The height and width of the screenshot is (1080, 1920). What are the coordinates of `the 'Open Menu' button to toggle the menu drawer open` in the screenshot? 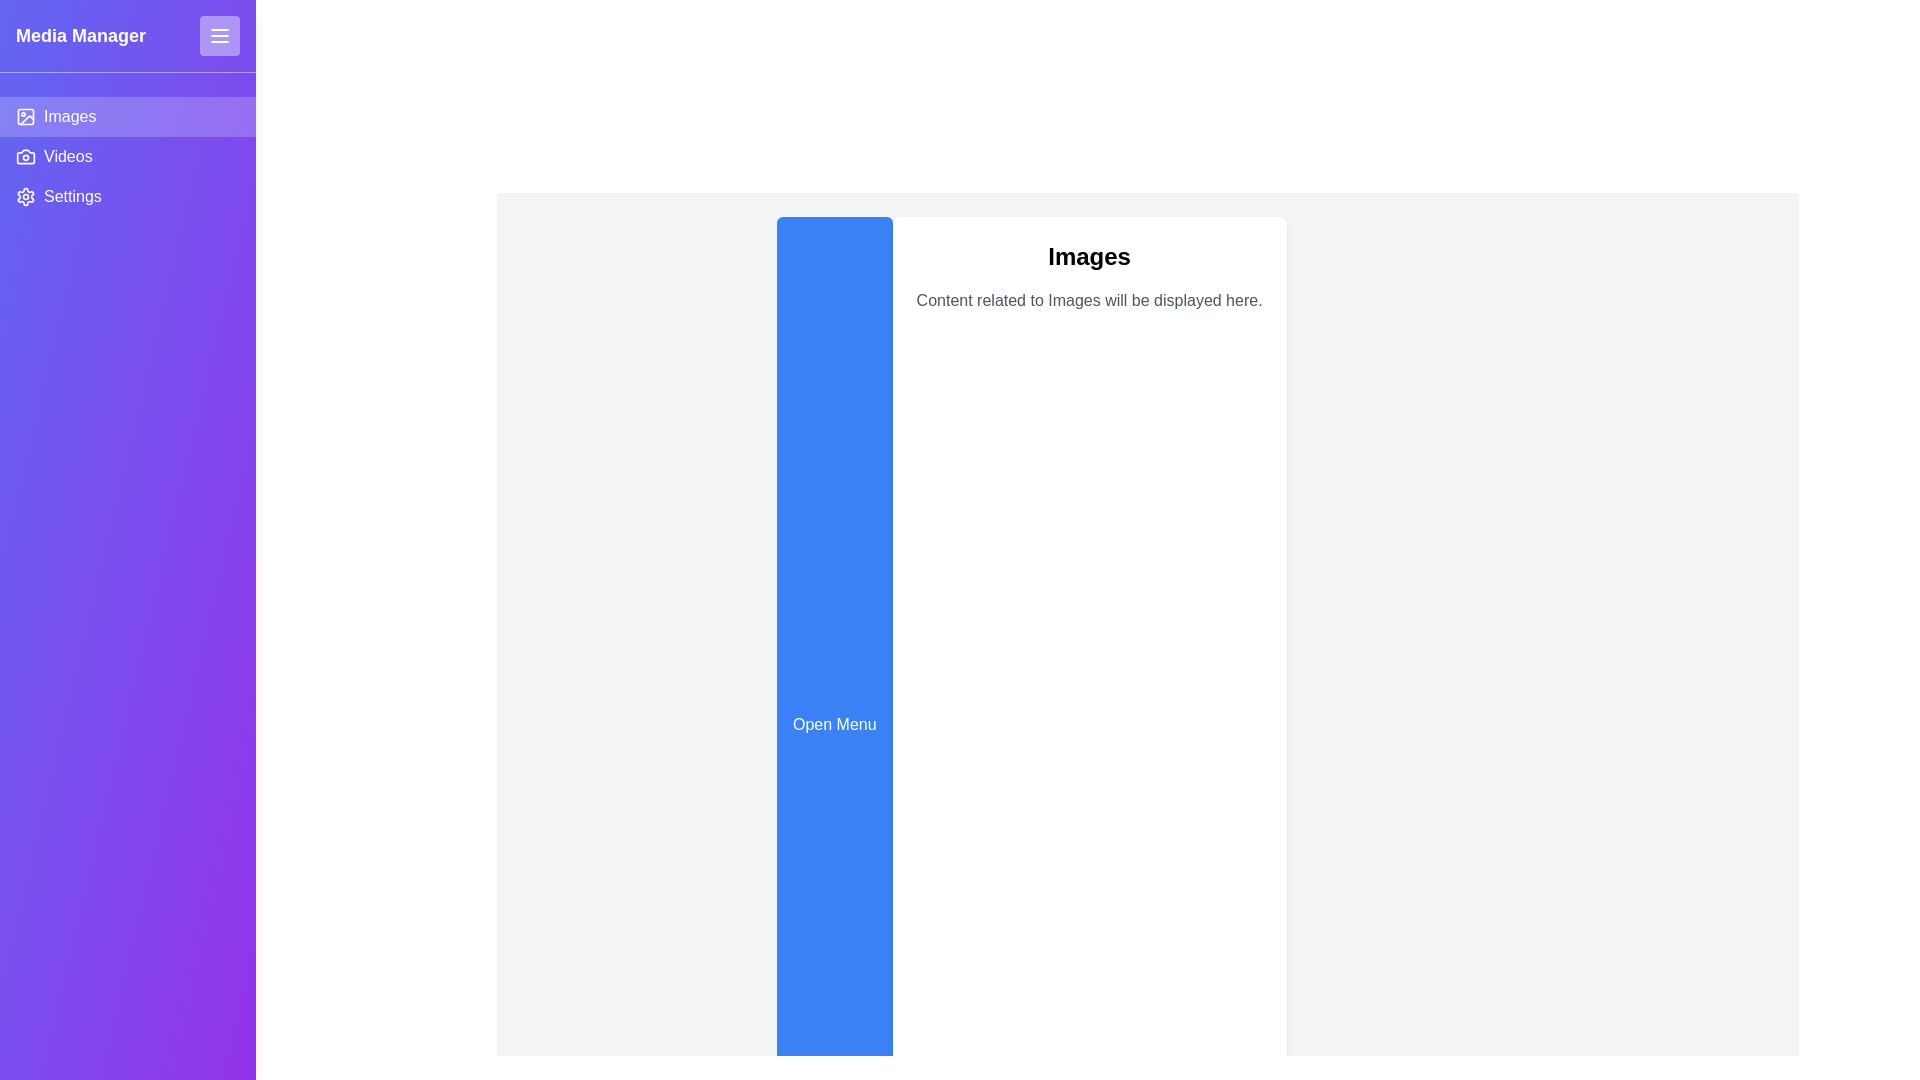 It's located at (834, 725).